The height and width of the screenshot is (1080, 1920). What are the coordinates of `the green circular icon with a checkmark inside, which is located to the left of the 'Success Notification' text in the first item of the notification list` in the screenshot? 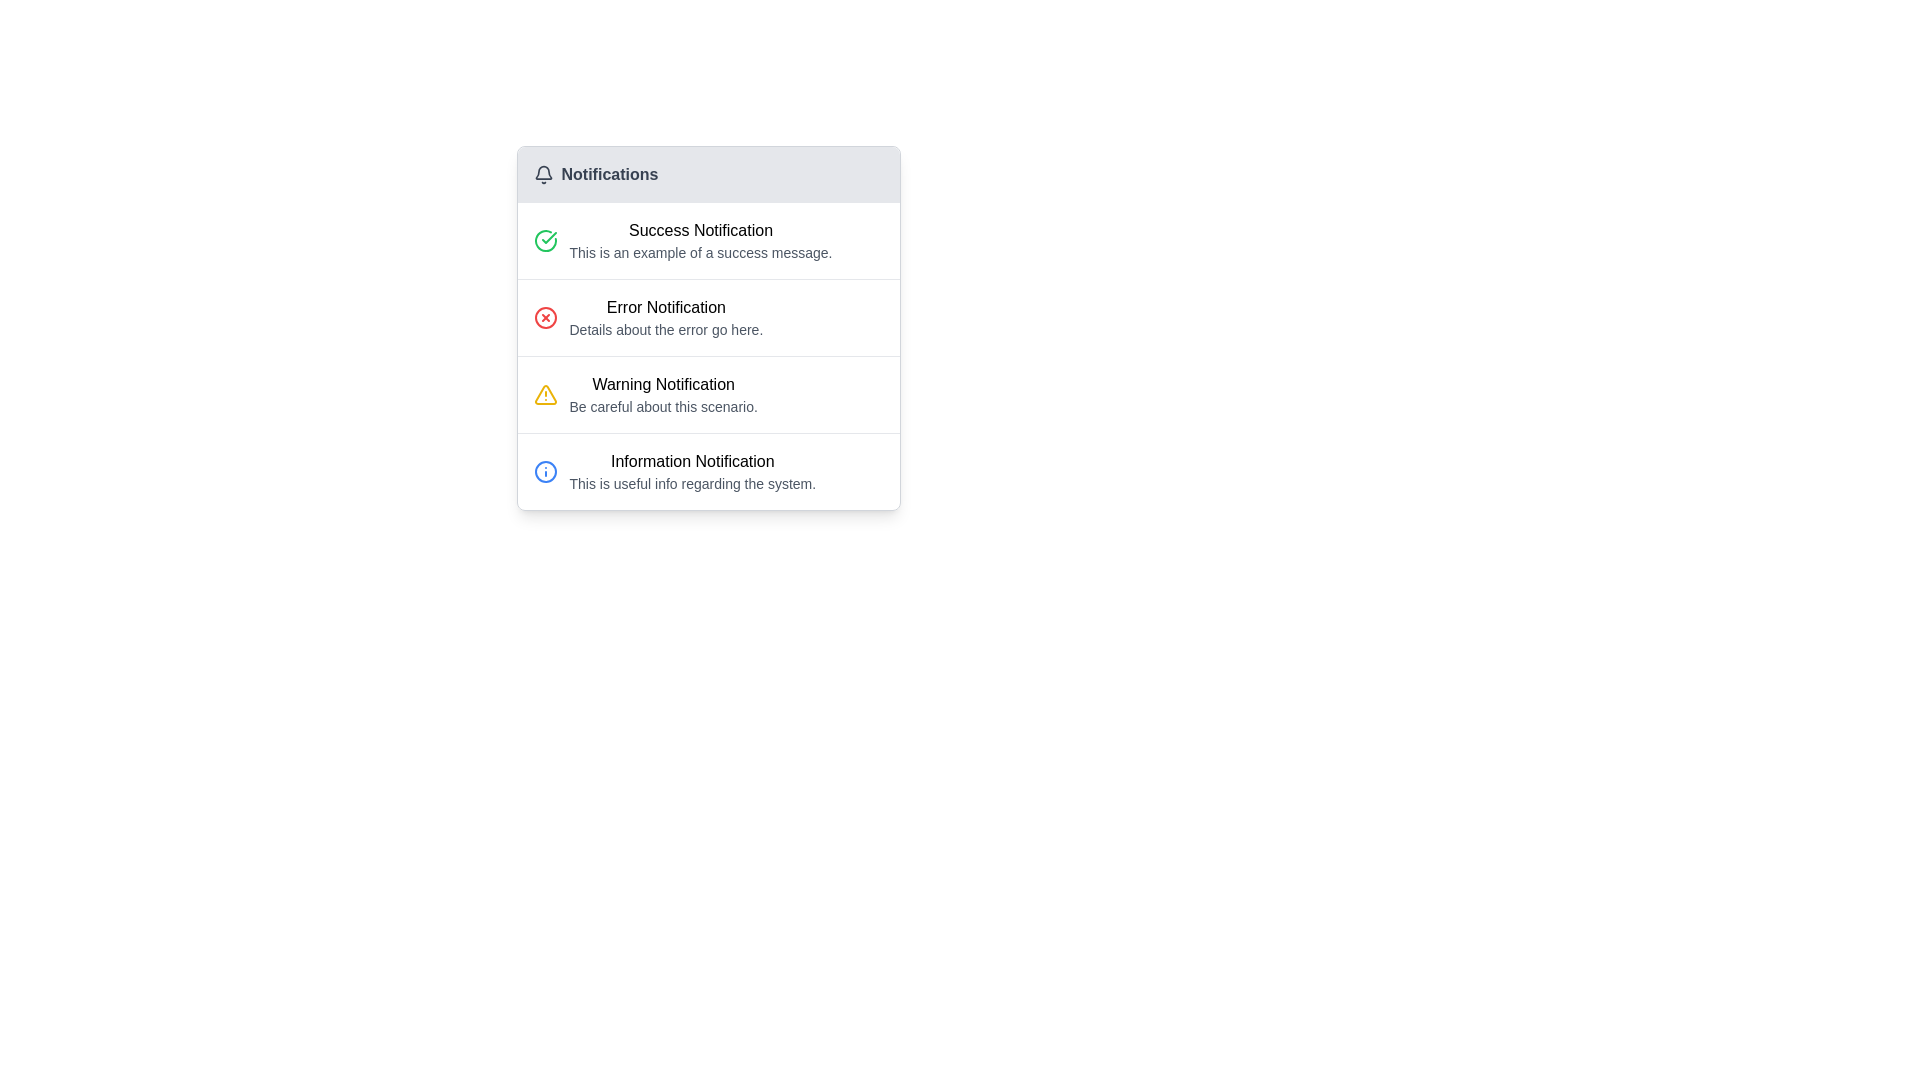 It's located at (545, 239).